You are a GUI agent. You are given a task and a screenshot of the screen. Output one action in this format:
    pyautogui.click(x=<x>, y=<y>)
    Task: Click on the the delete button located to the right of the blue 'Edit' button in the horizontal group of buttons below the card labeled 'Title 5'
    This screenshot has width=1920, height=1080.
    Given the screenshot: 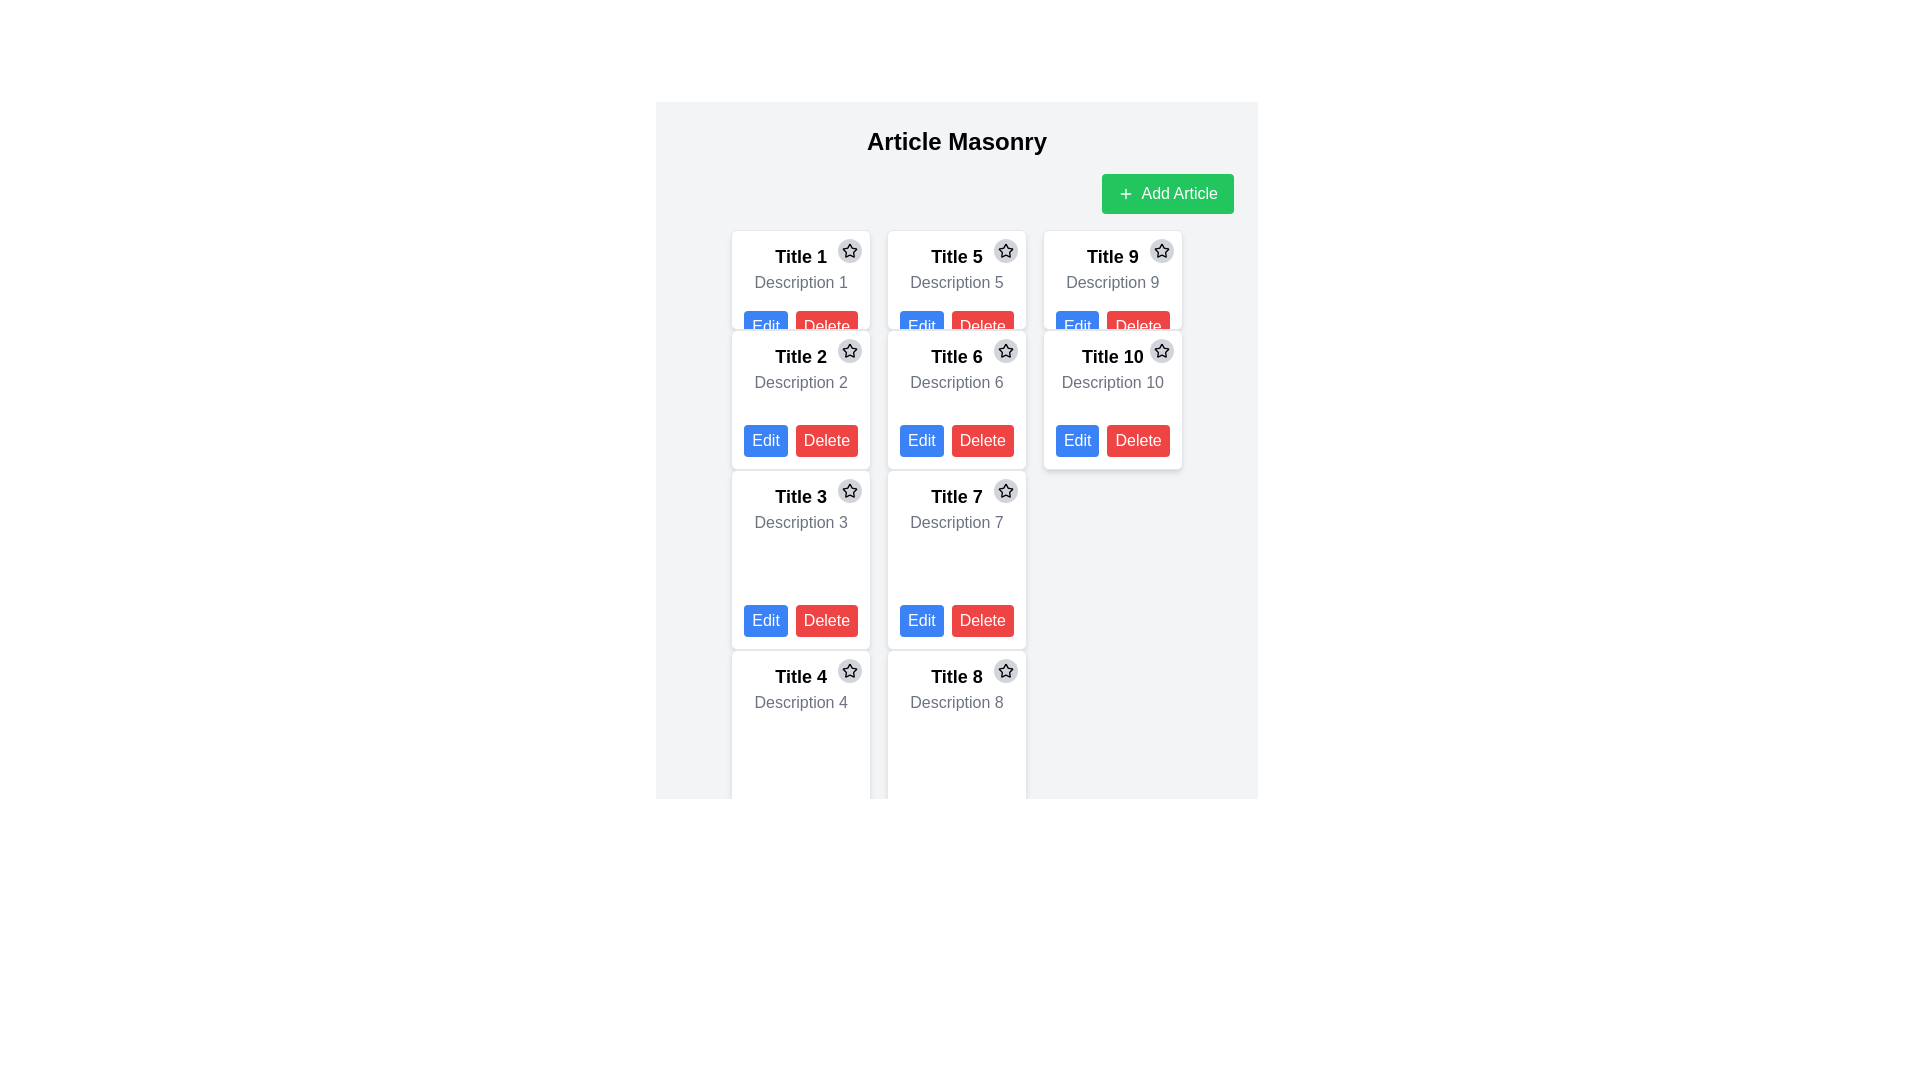 What is the action you would take?
    pyautogui.click(x=982, y=326)
    